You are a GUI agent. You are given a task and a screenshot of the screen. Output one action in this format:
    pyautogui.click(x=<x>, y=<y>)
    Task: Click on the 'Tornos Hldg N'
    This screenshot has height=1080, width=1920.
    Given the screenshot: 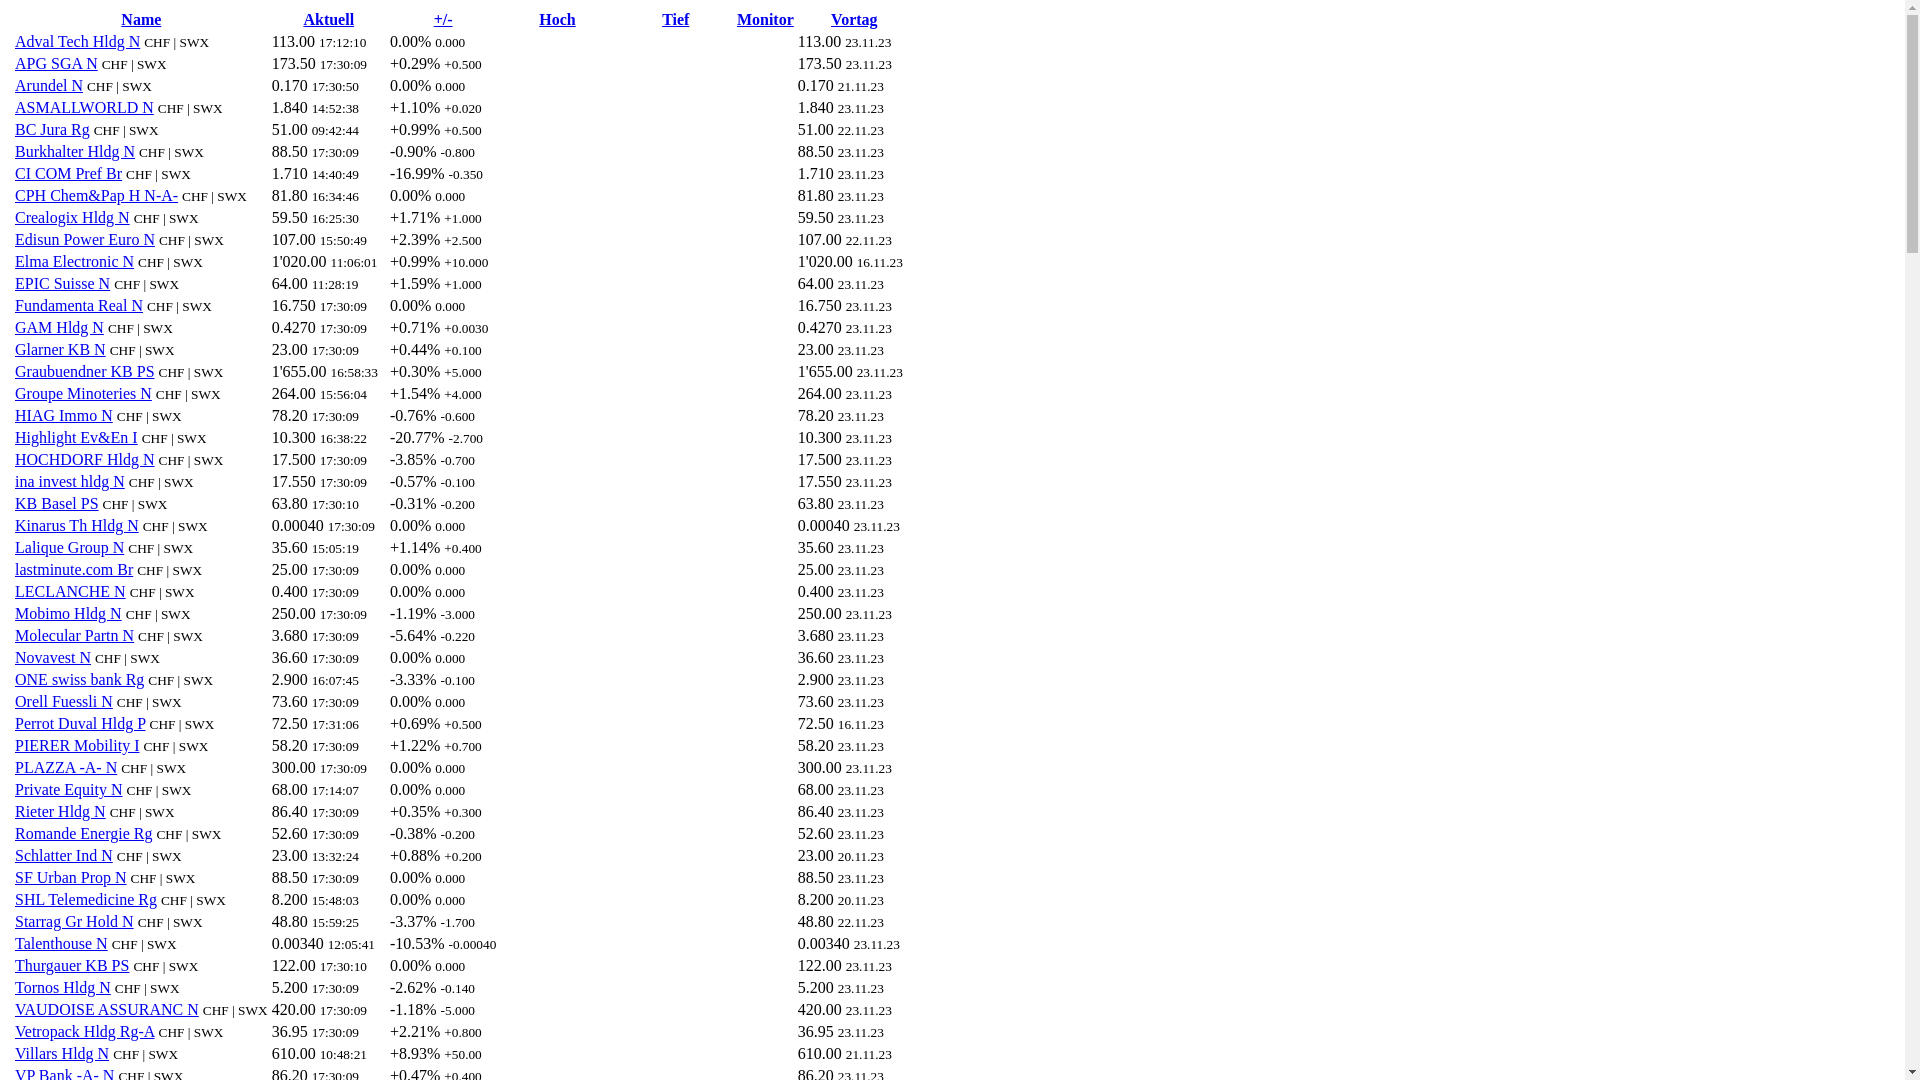 What is the action you would take?
    pyautogui.click(x=62, y=986)
    